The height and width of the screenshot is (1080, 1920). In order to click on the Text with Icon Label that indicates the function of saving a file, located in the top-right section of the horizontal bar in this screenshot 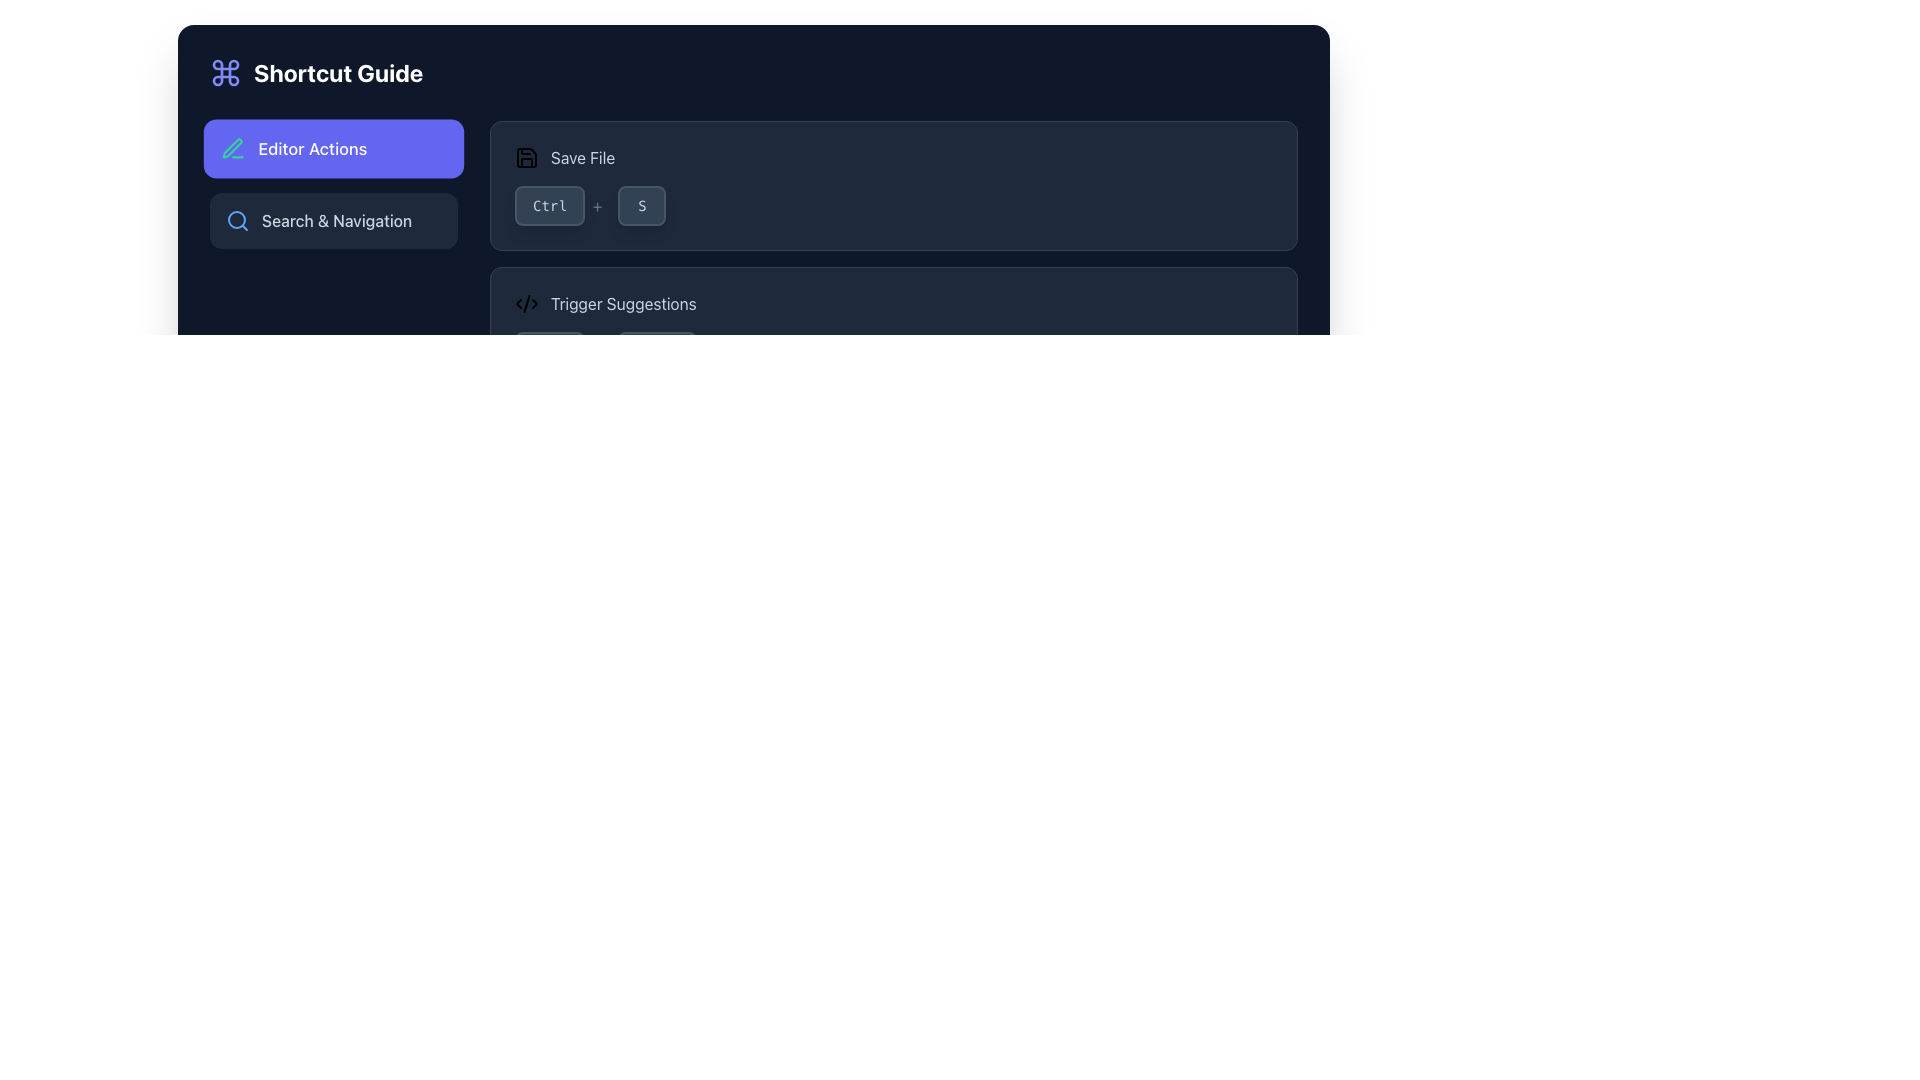, I will do `click(564, 157)`.